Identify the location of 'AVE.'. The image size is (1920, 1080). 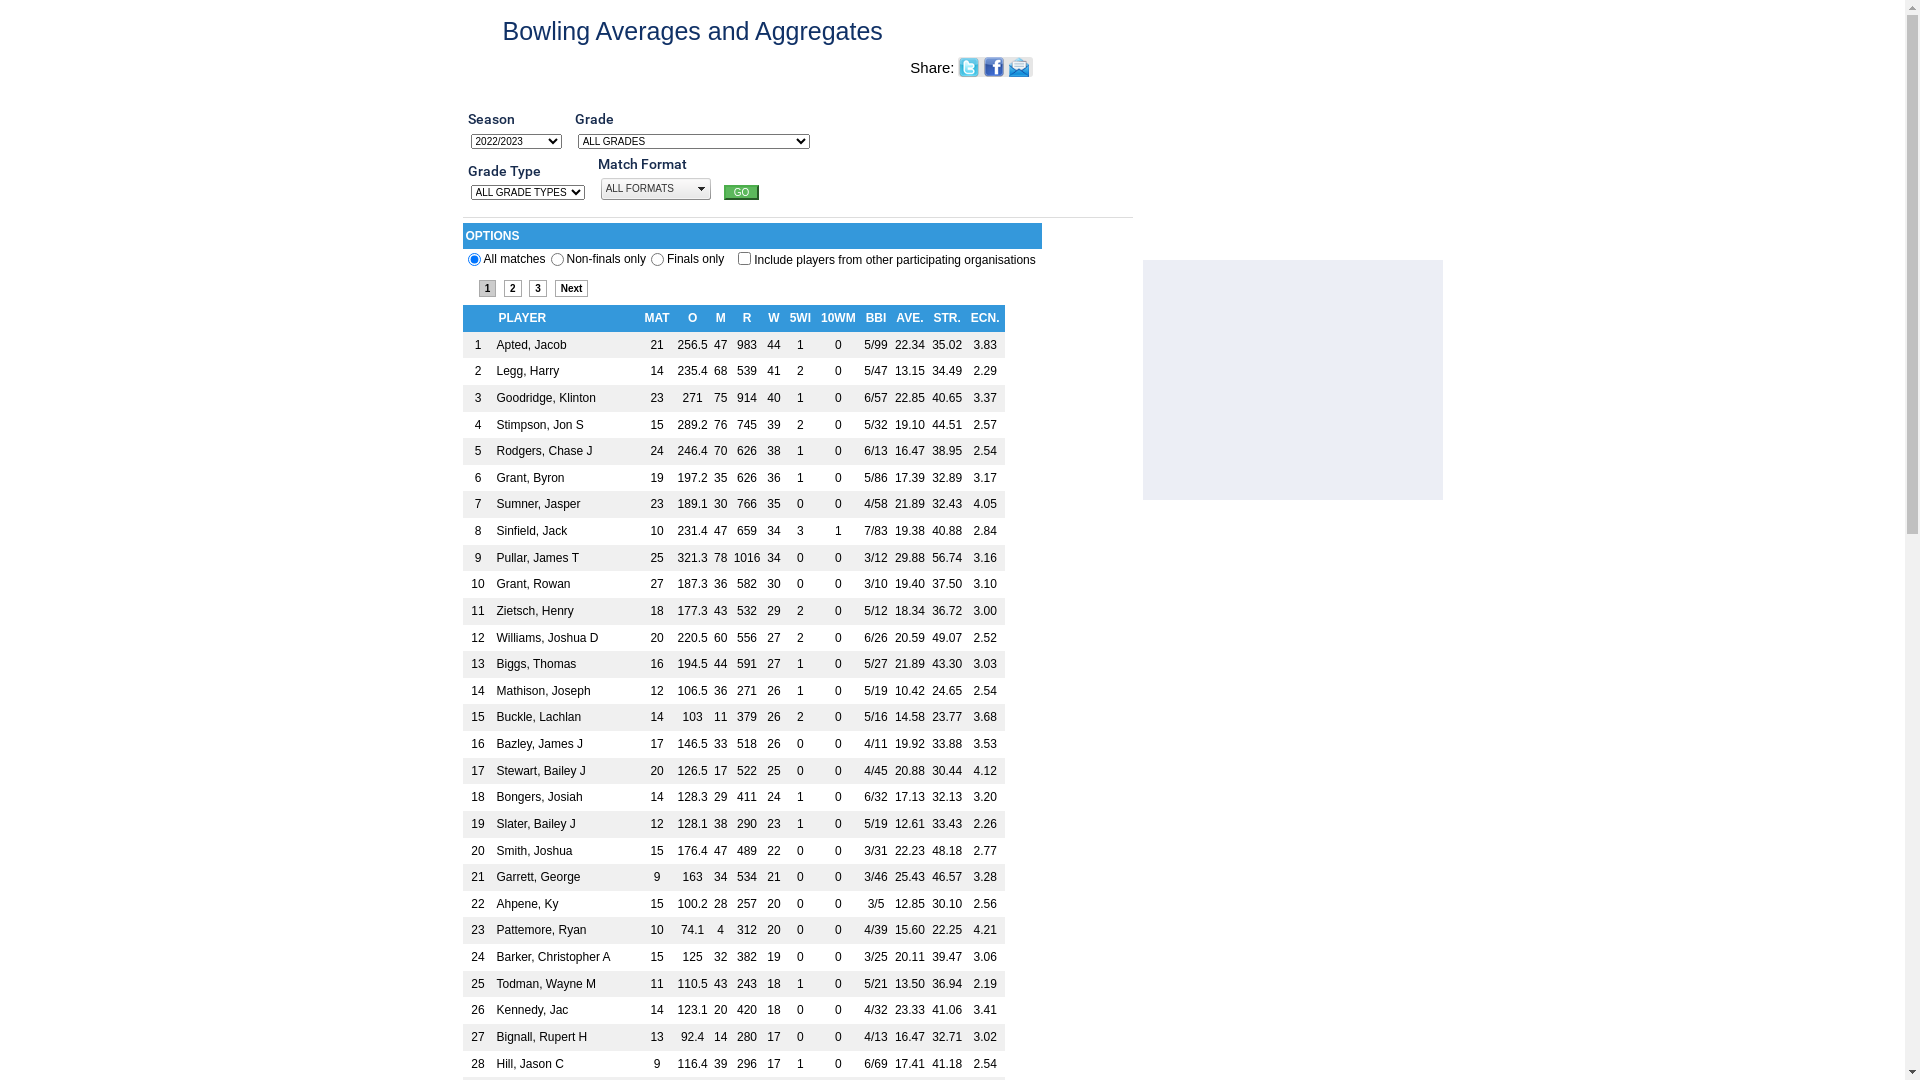
(908, 316).